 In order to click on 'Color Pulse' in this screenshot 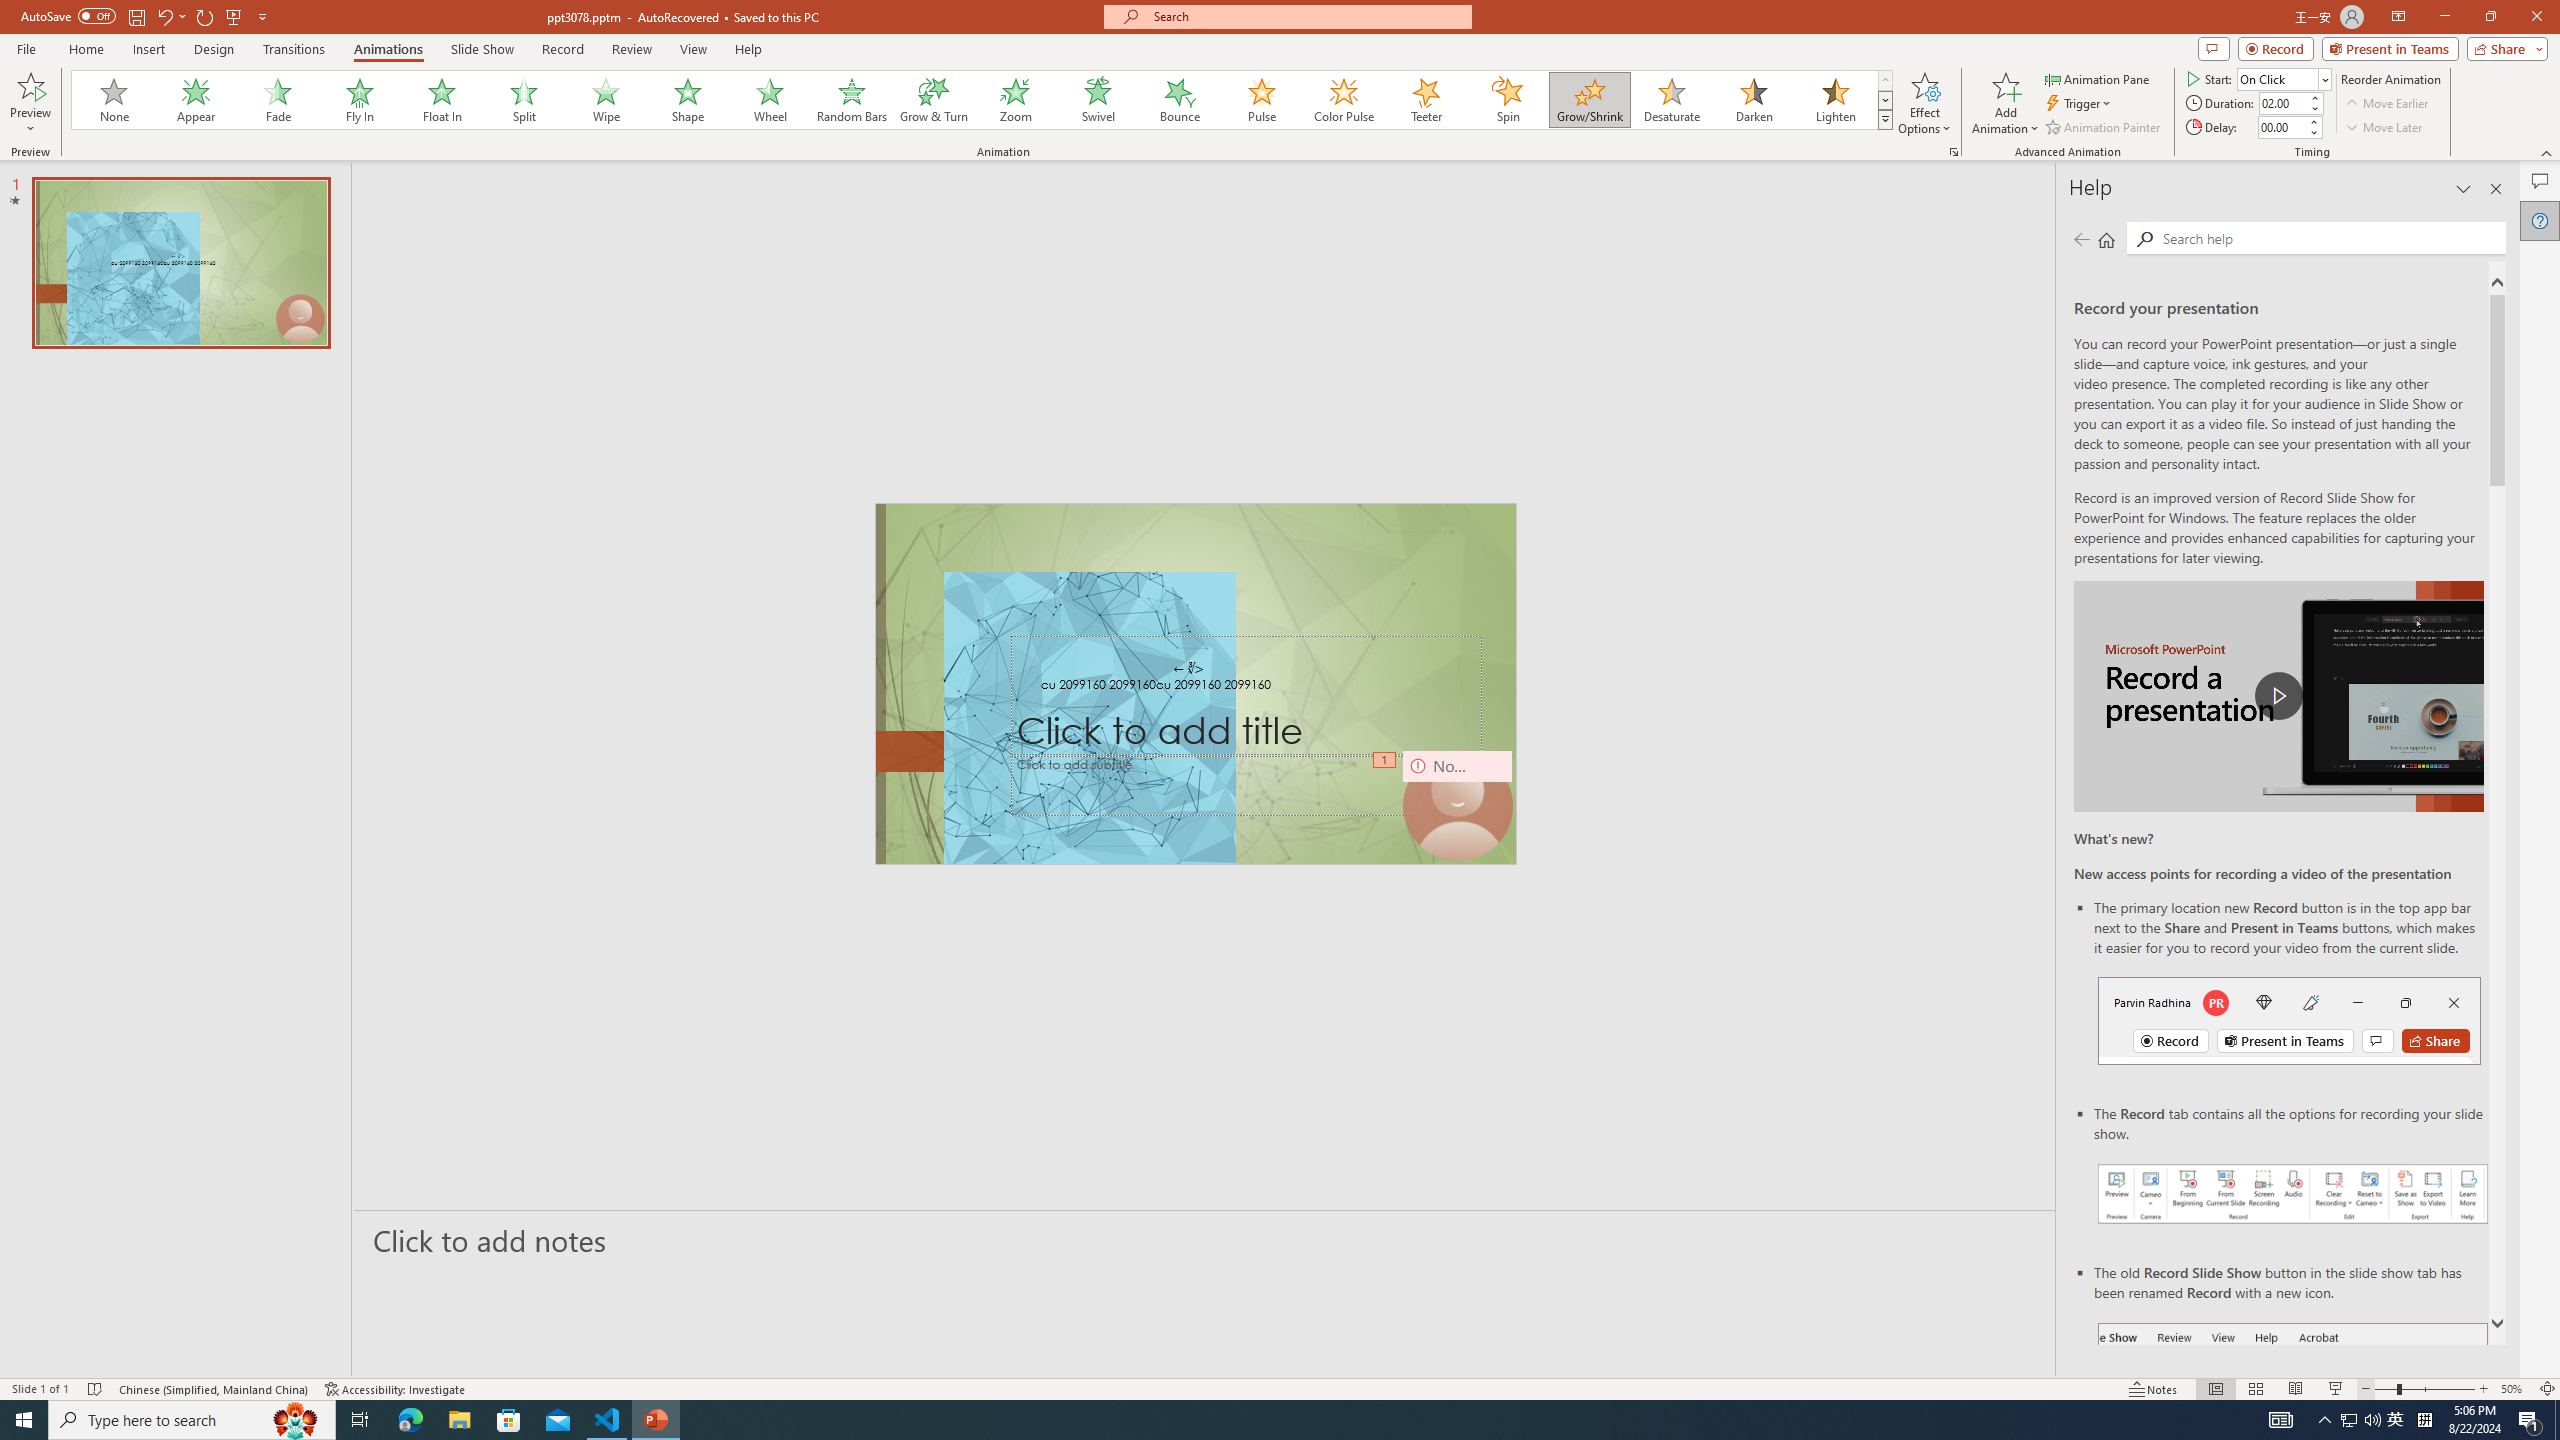, I will do `click(1344, 99)`.